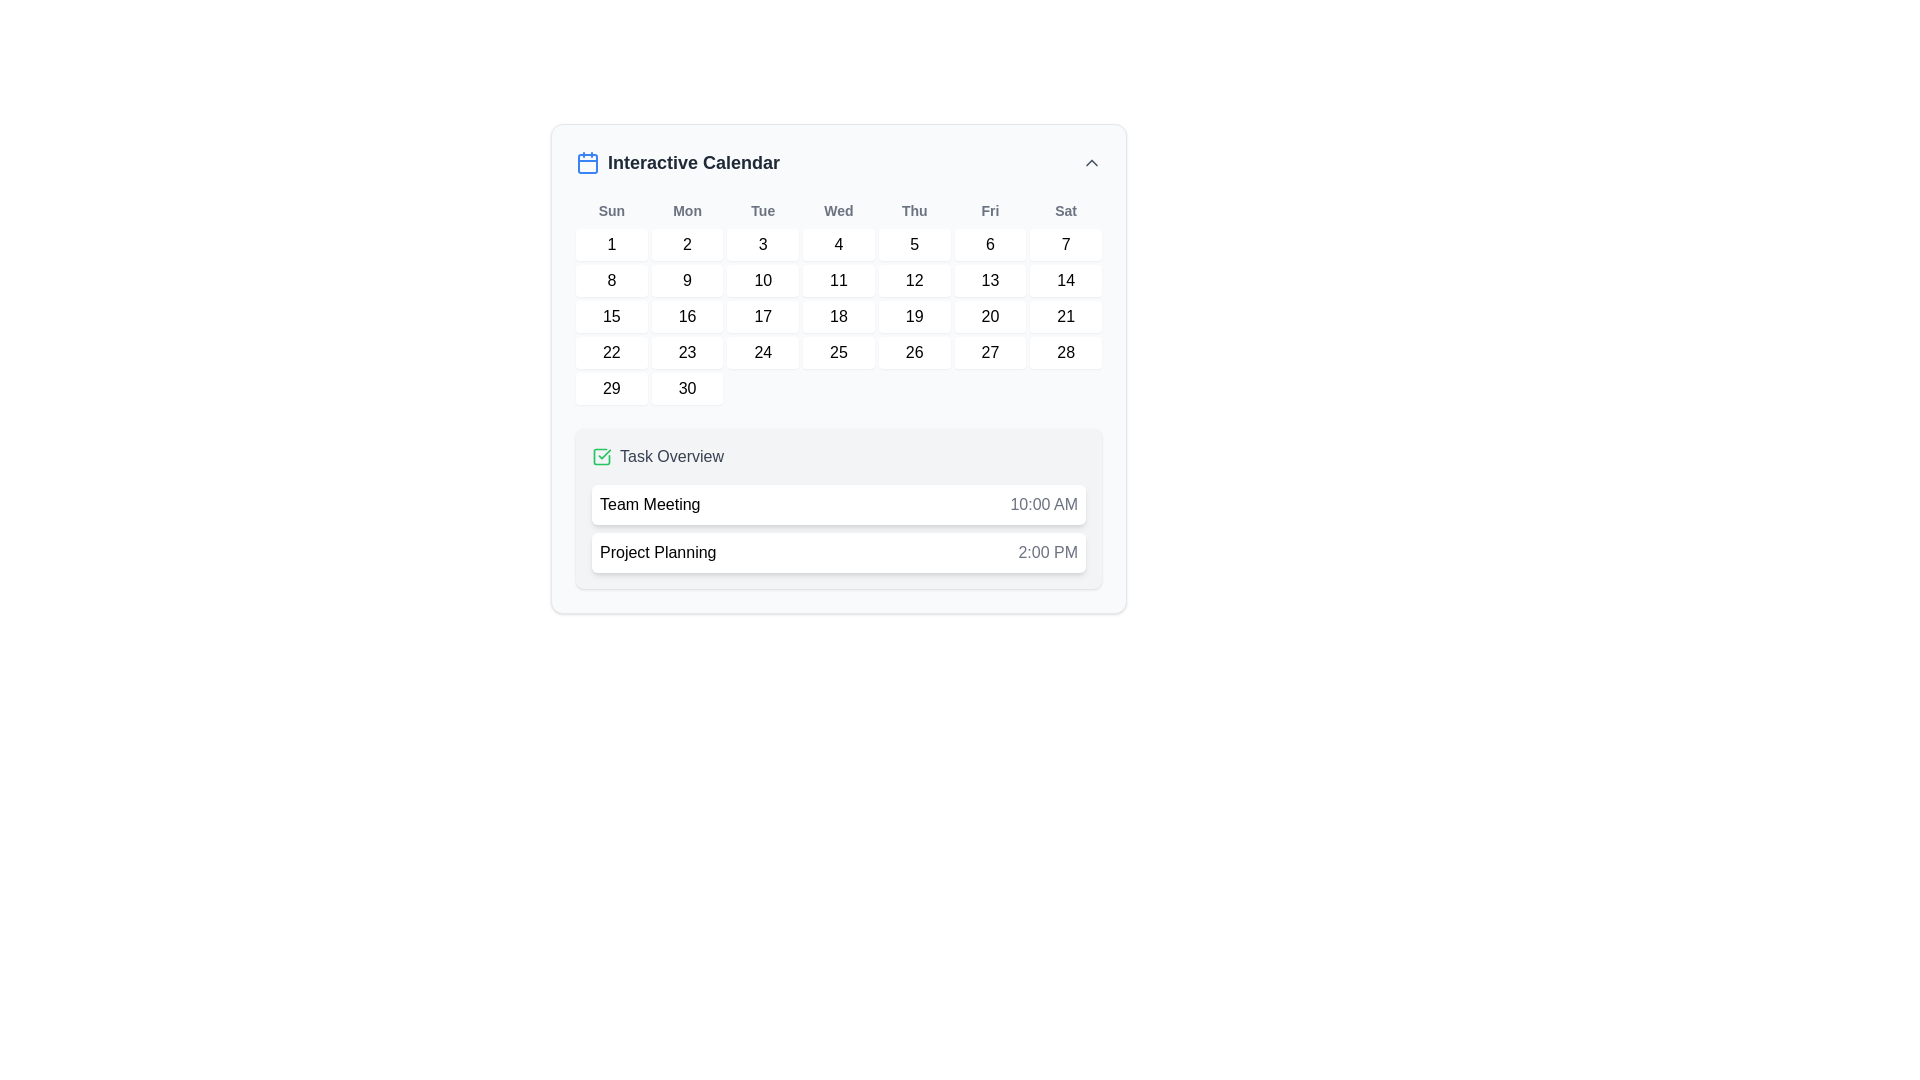 The width and height of the screenshot is (1920, 1080). Describe the element at coordinates (762, 211) in the screenshot. I see `the static text element indicating the day abbreviation 'Tuesday', which is positioned in the calendar row between 'Mon' and 'Wed'` at that location.